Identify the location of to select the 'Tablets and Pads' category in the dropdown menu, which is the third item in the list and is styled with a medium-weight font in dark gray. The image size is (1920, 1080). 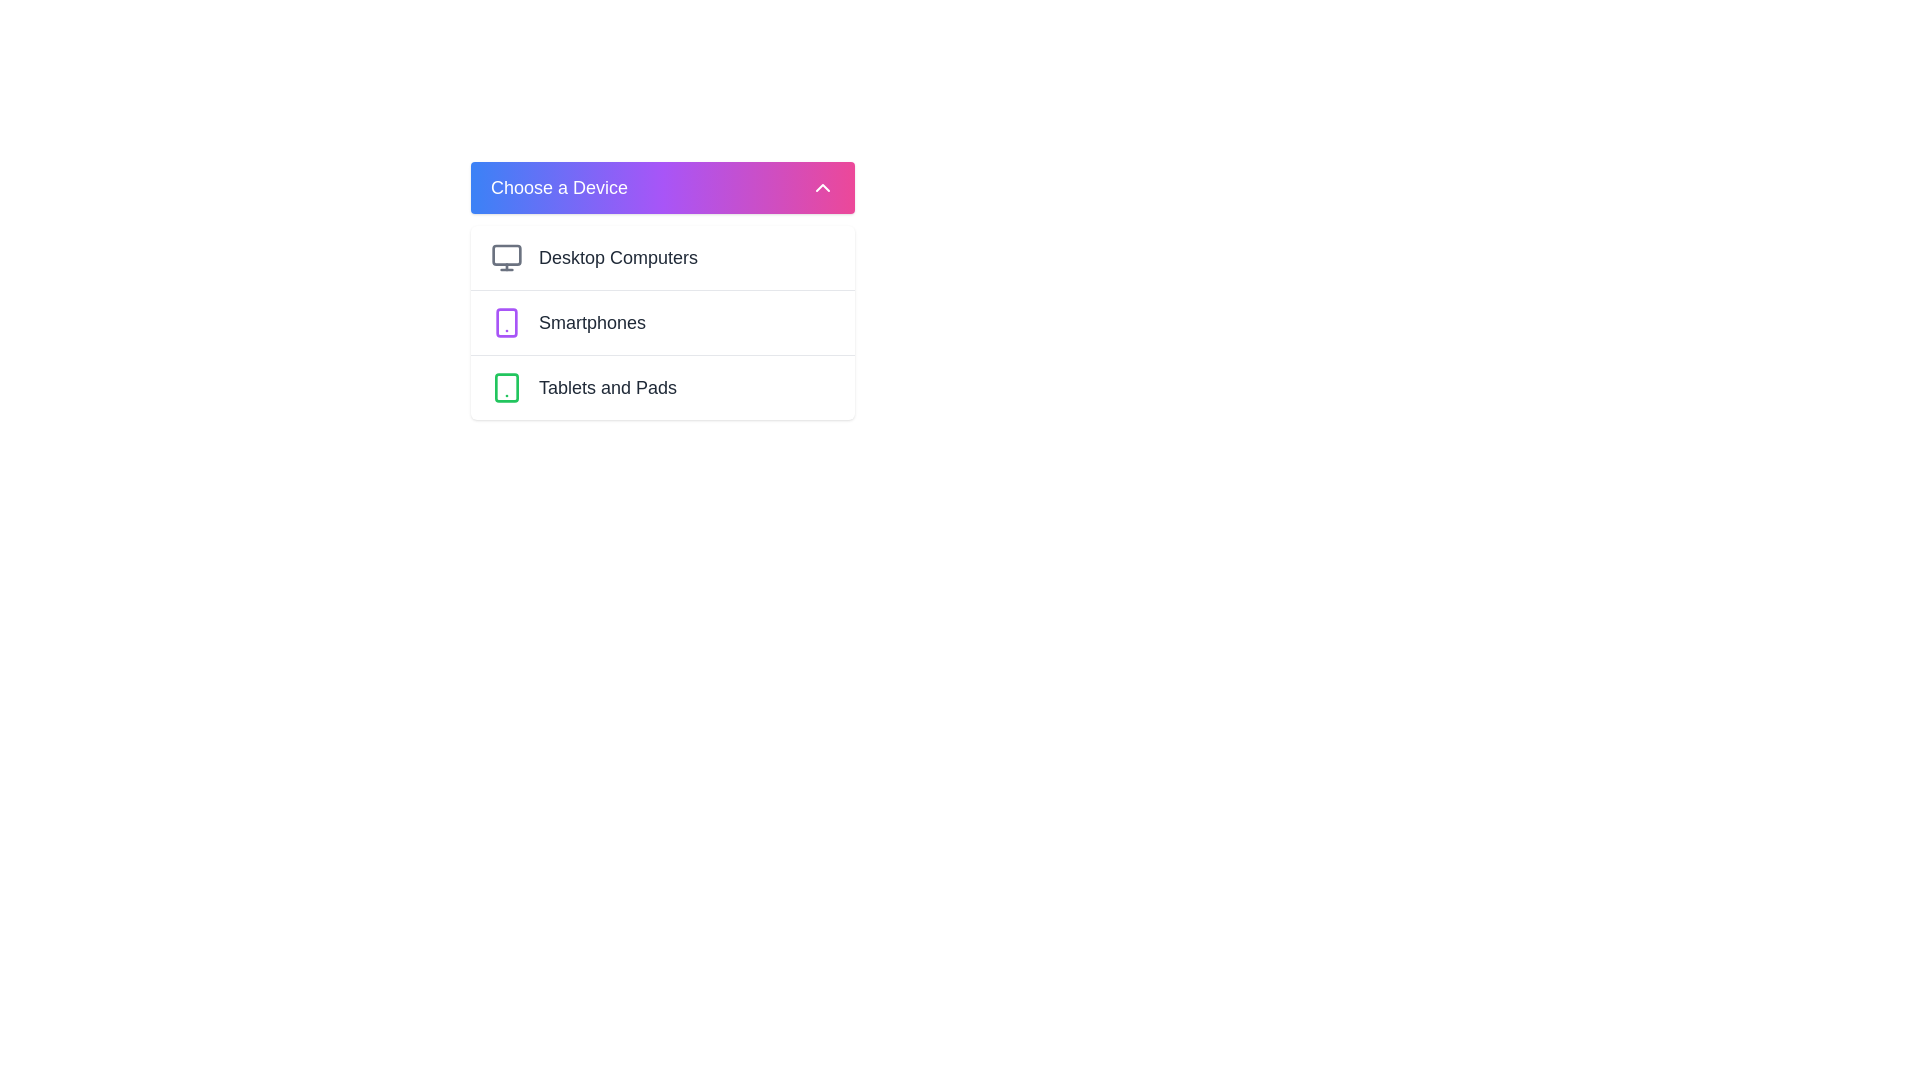
(607, 388).